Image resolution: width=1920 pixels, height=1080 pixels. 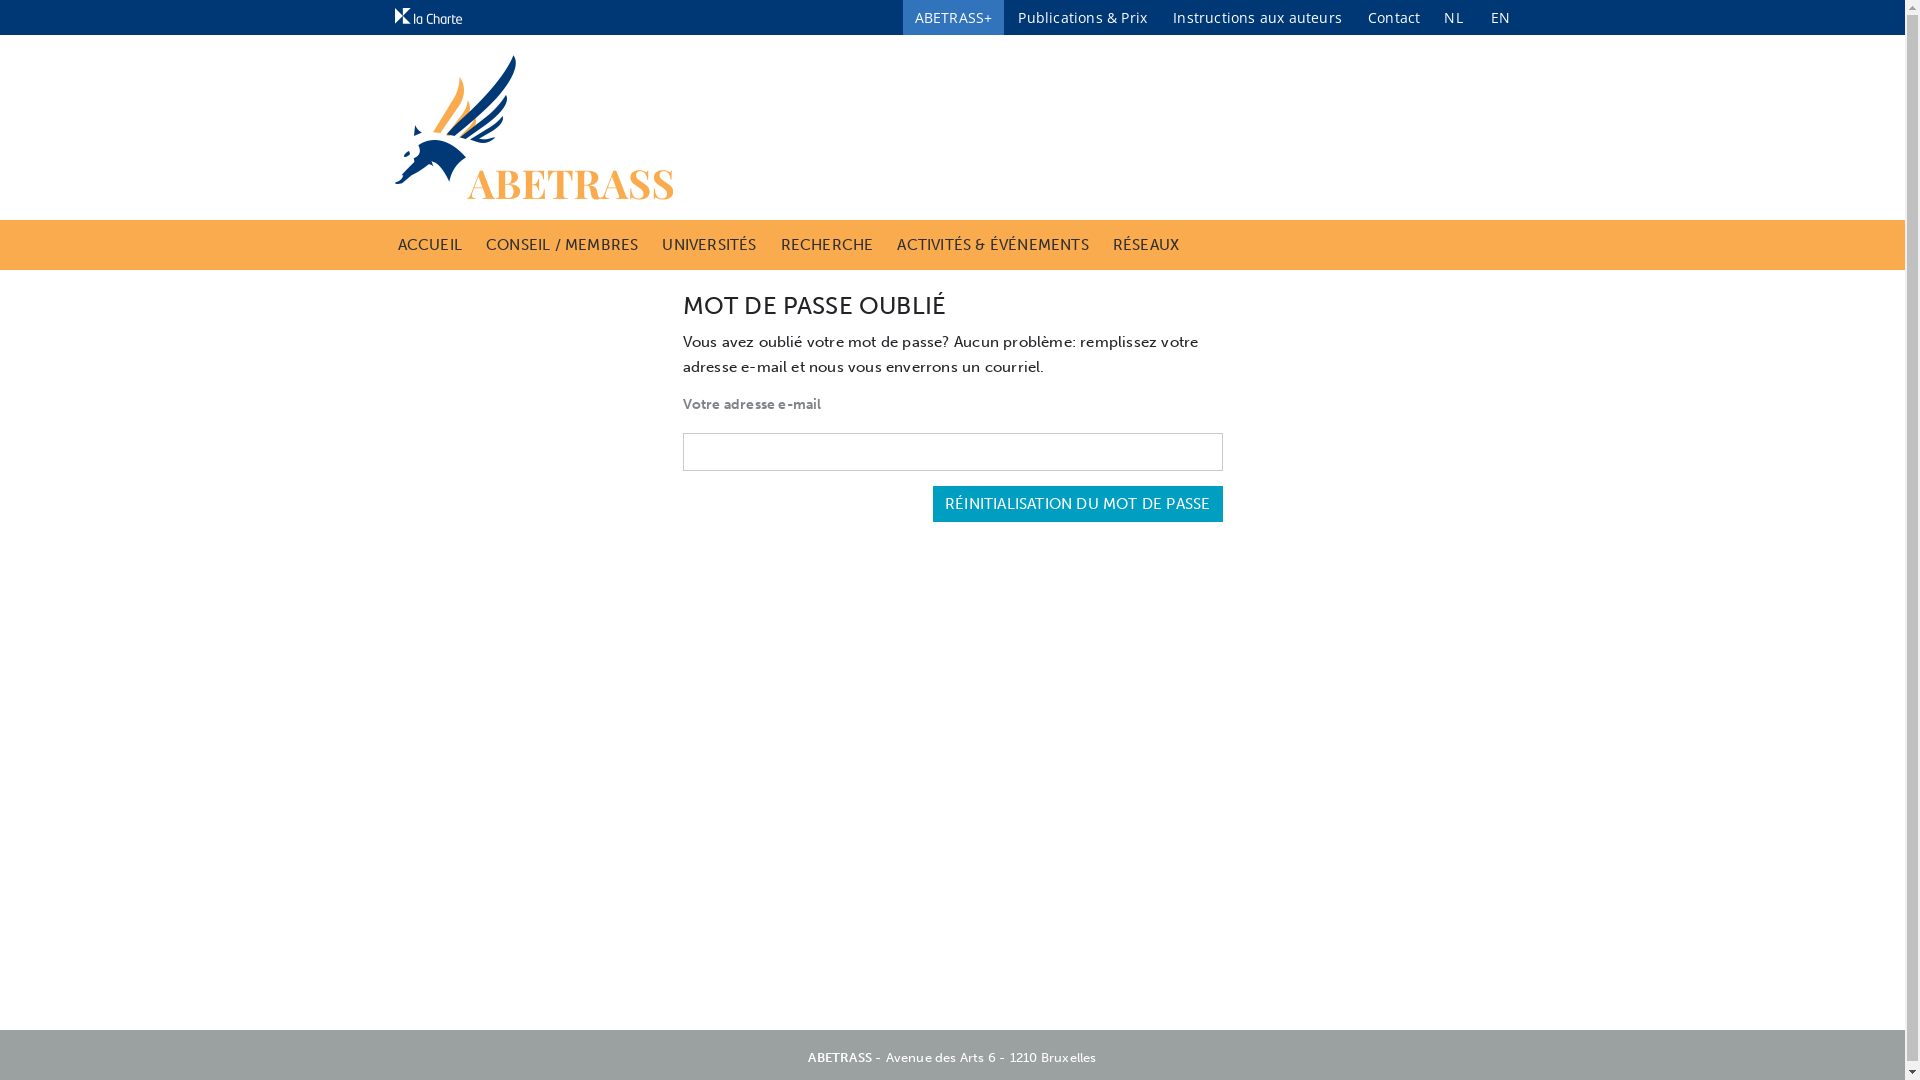 I want to click on 'RECHERCHE', so click(x=780, y=244).